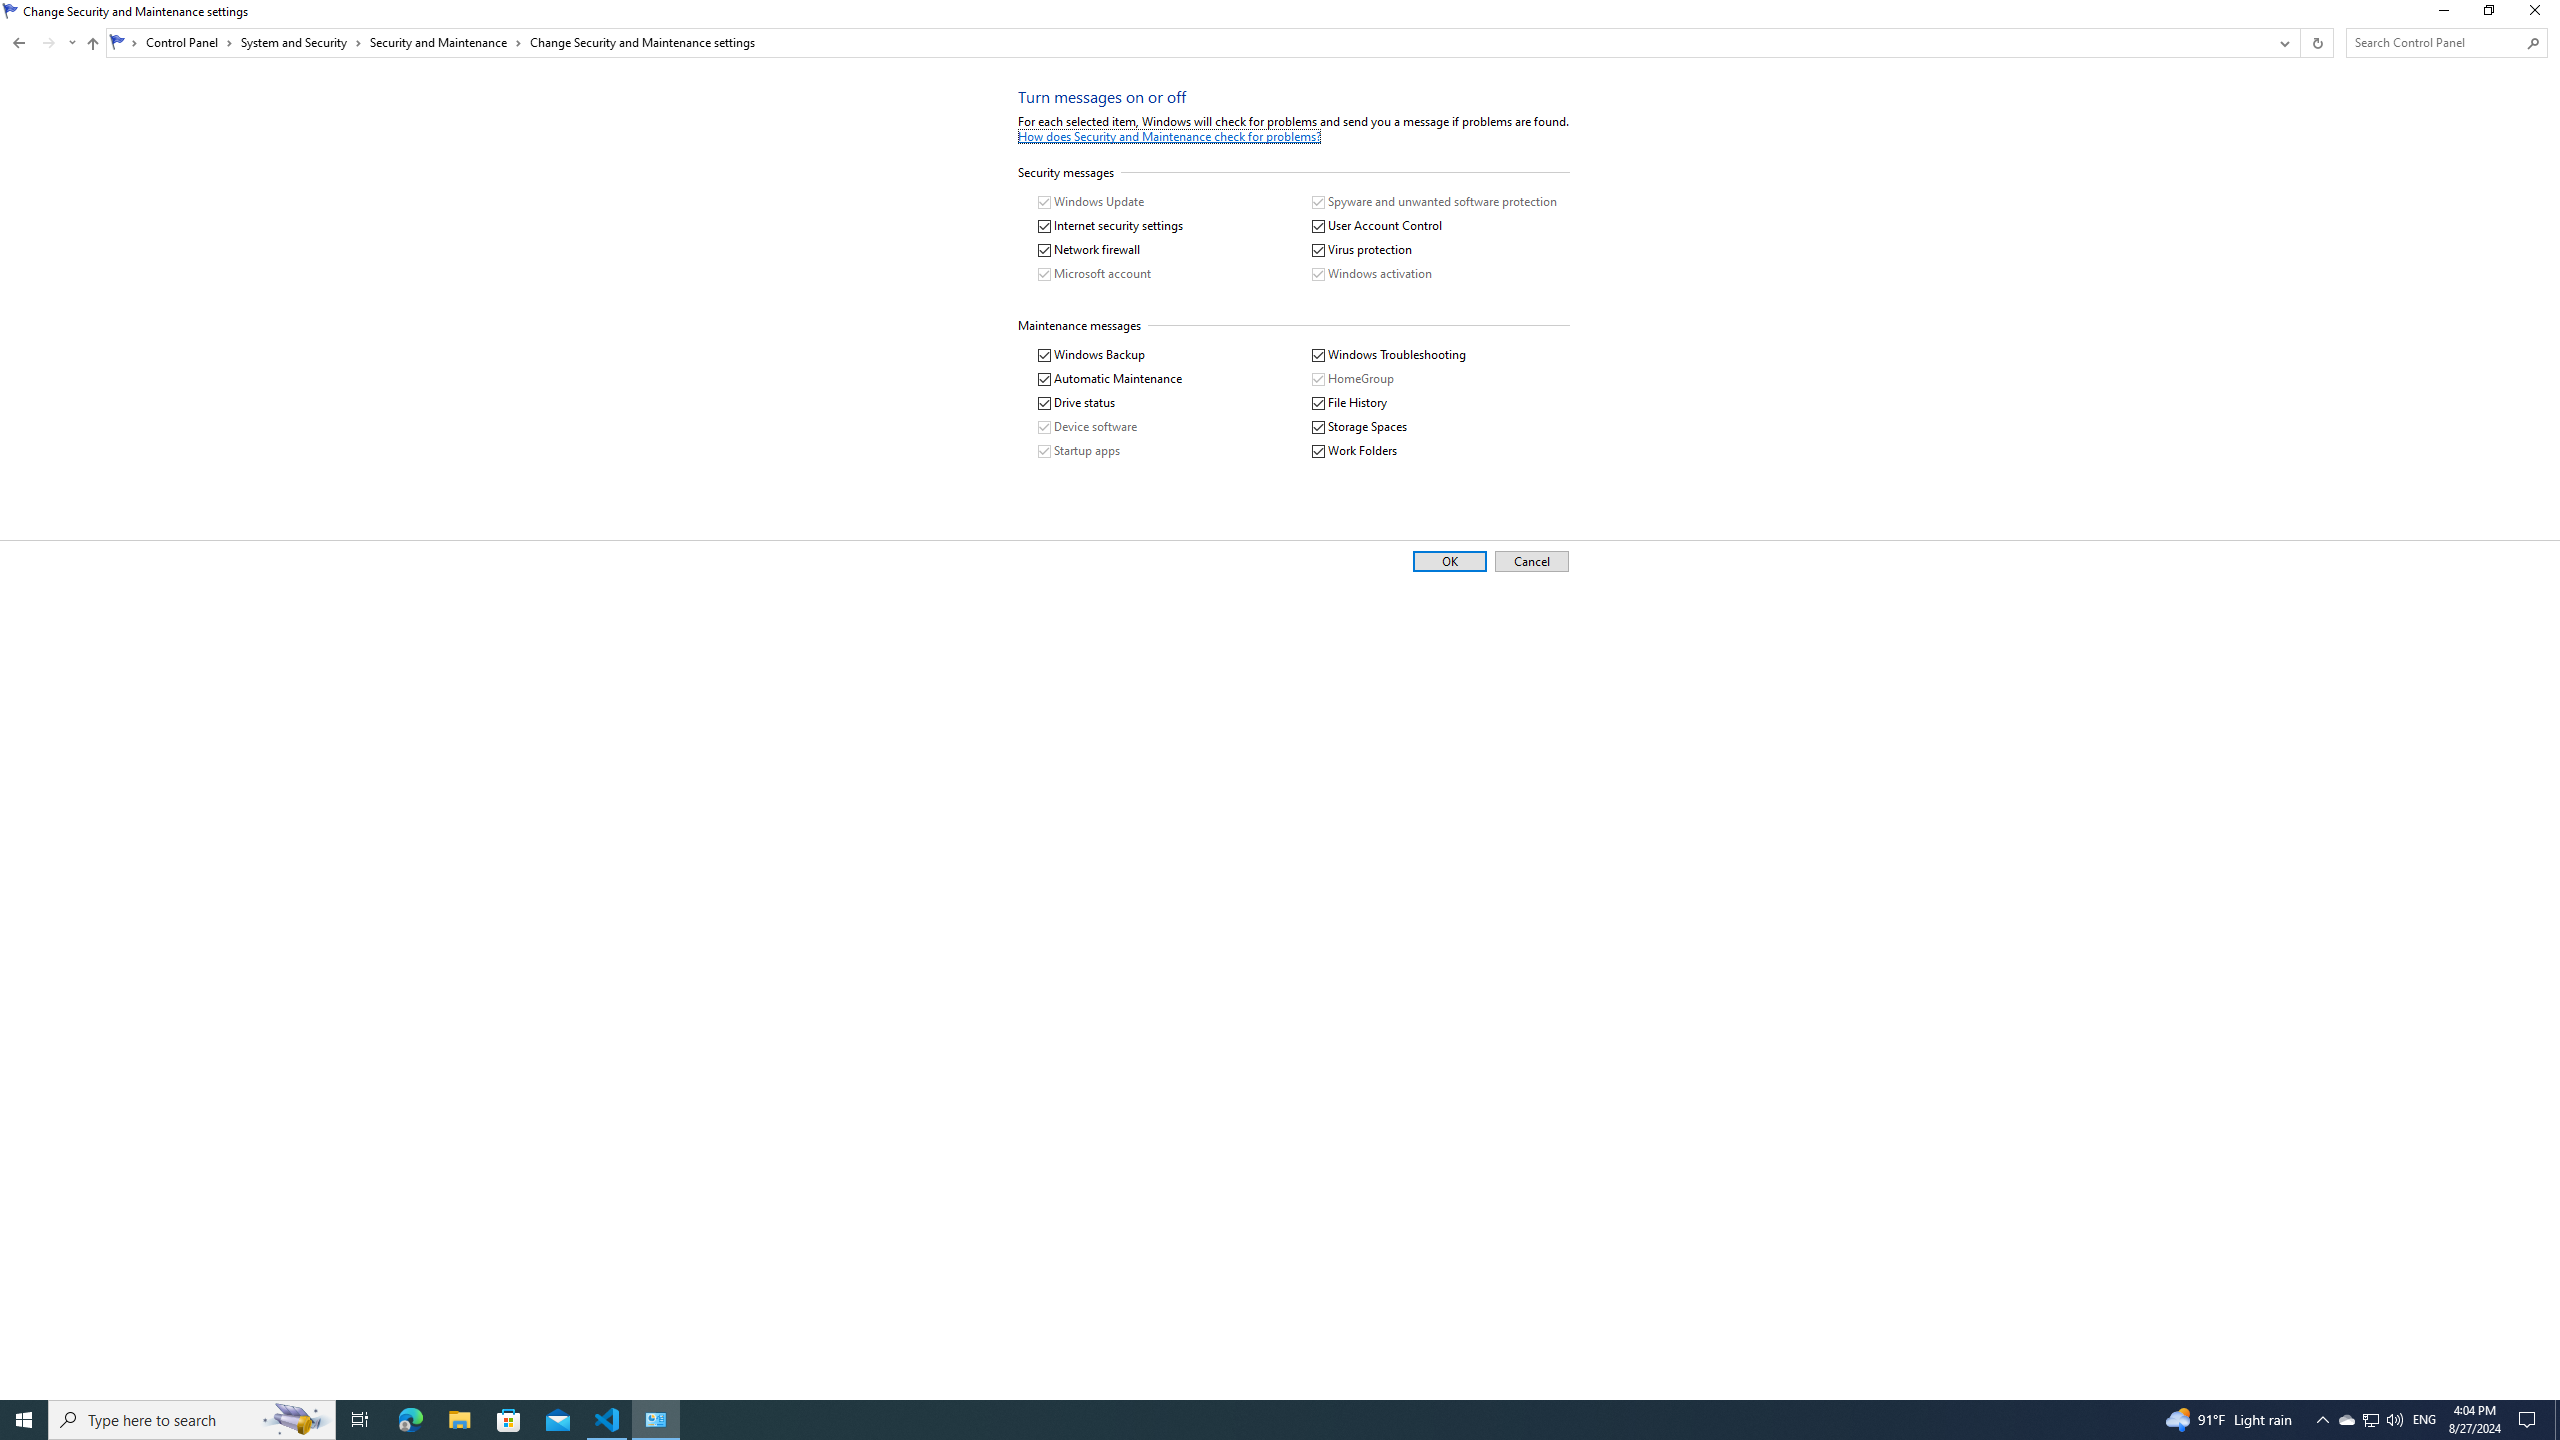 This screenshot has height=1440, width=2560. What do you see at coordinates (1169, 135) in the screenshot?
I see `'How does Security and Maintenance check for problems?'` at bounding box center [1169, 135].